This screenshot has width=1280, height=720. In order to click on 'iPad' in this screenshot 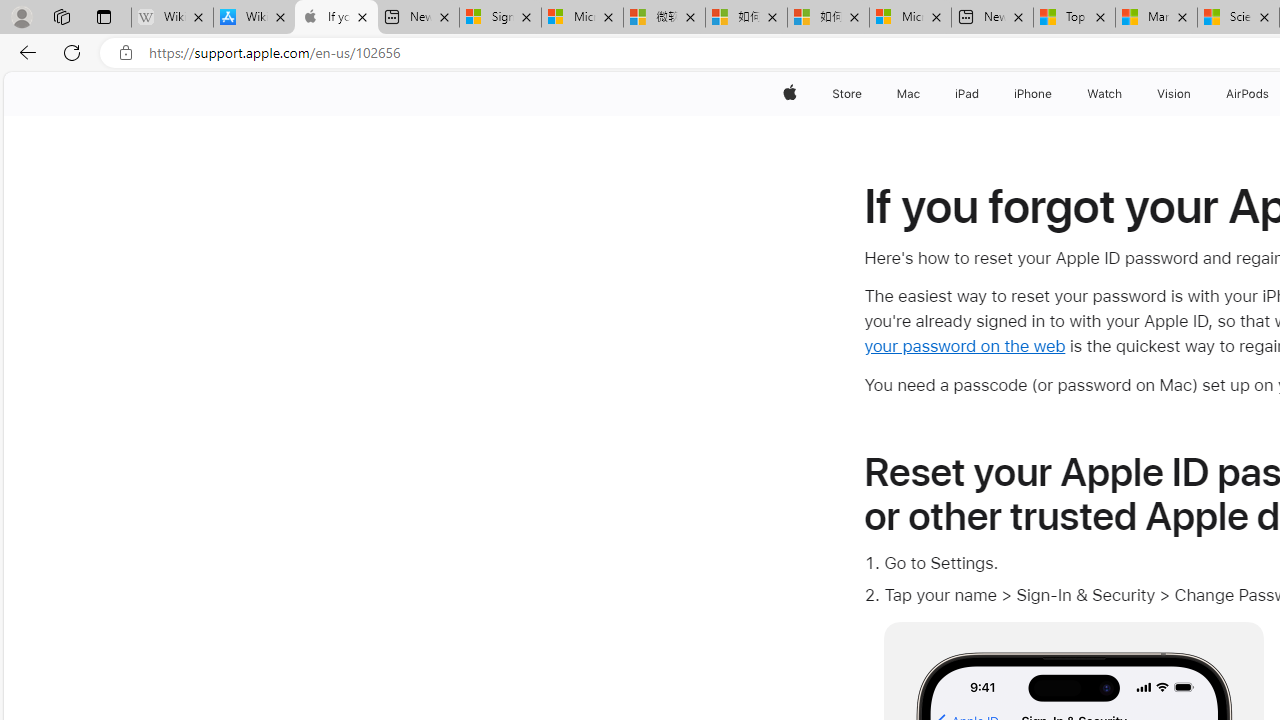, I will do `click(966, 93)`.